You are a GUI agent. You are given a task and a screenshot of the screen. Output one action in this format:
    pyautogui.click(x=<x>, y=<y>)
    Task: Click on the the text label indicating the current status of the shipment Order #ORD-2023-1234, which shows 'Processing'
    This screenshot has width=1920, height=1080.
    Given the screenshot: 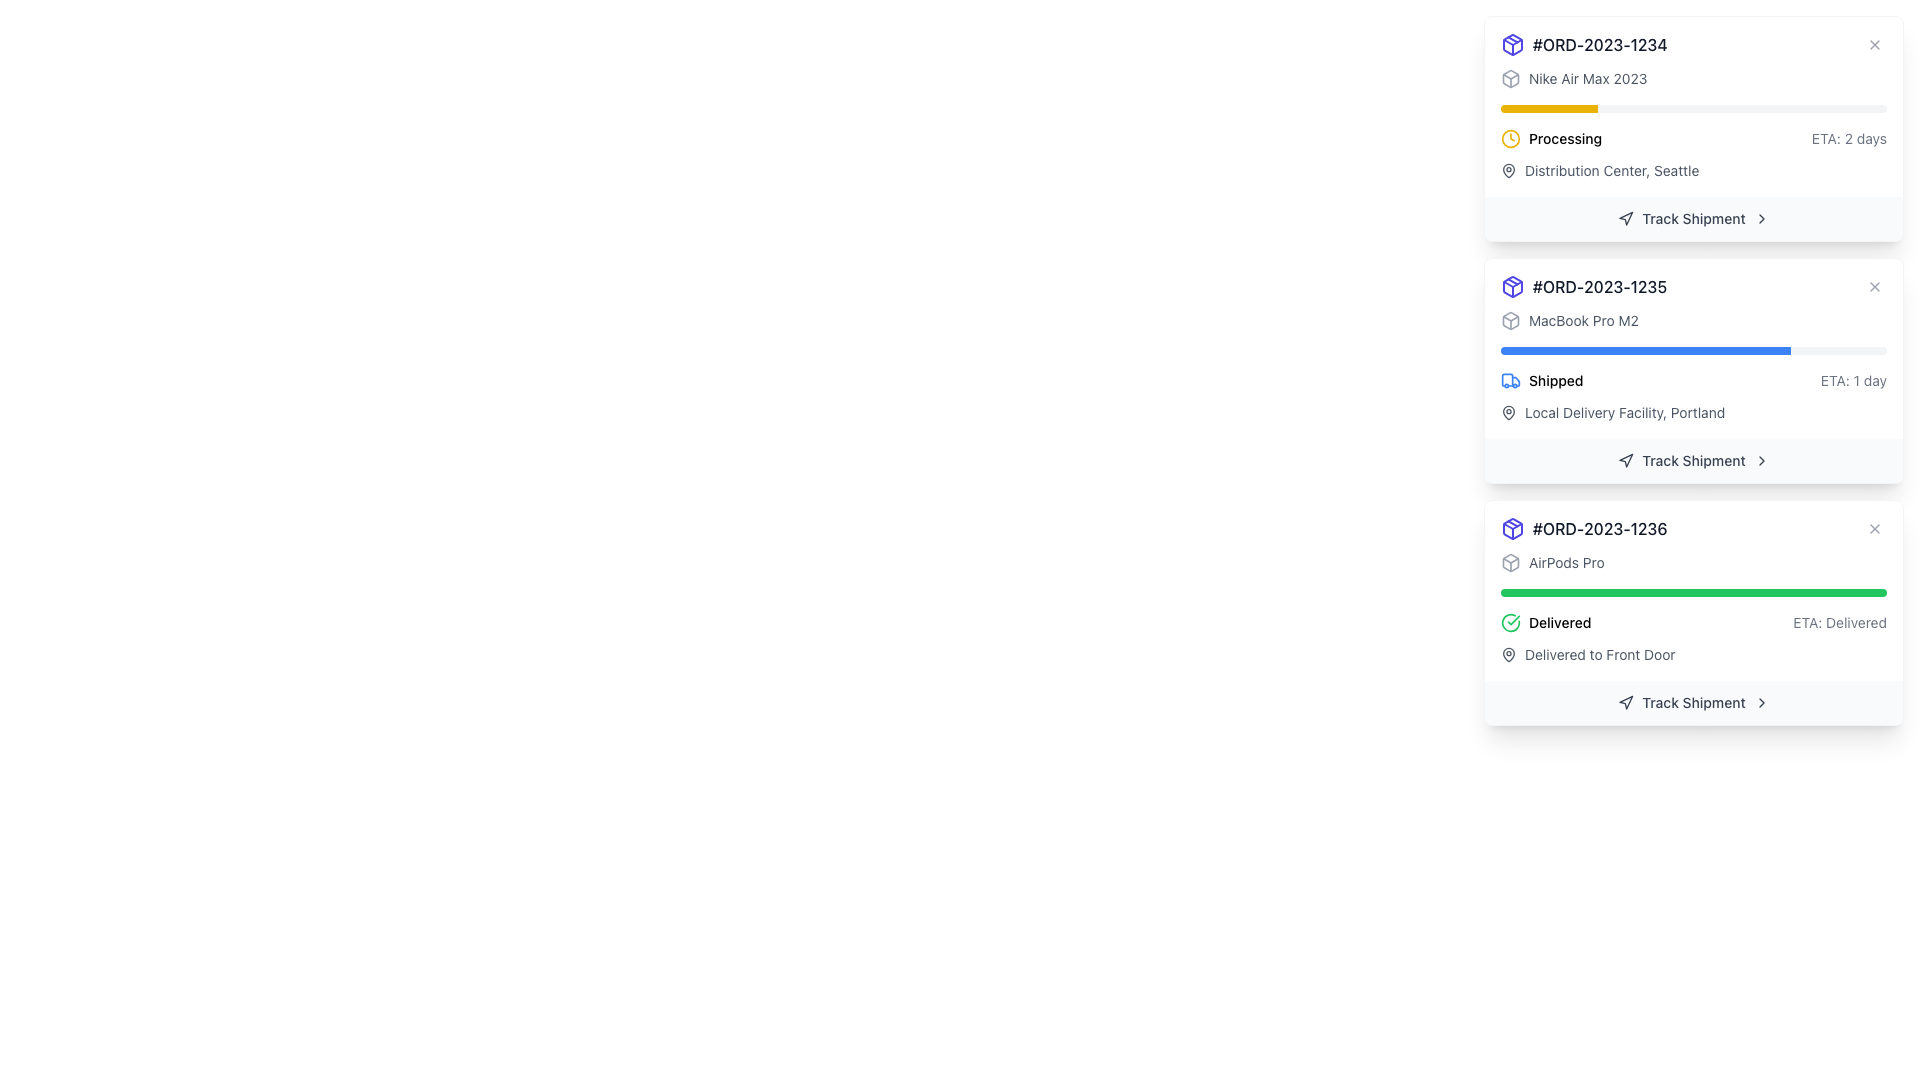 What is the action you would take?
    pyautogui.click(x=1564, y=137)
    